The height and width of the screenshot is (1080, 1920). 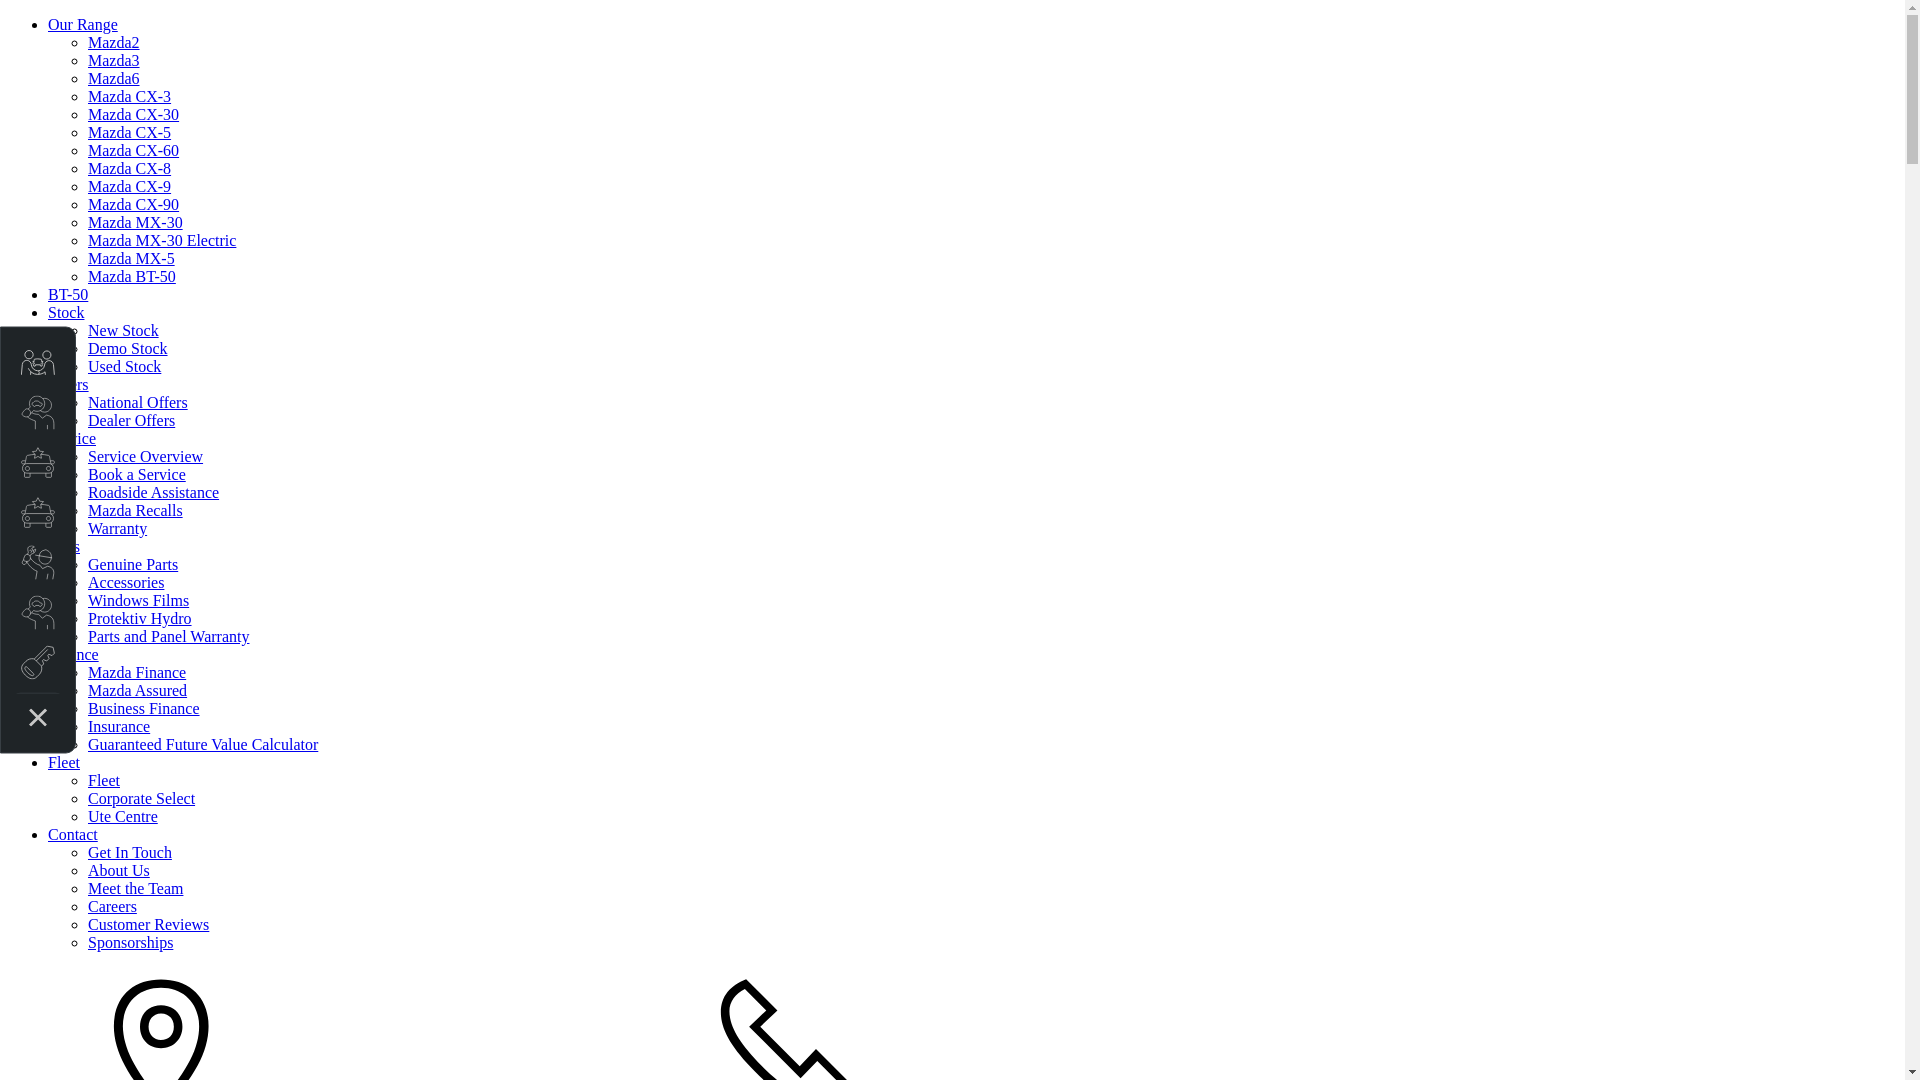 What do you see at coordinates (68, 384) in the screenshot?
I see `'Offers'` at bounding box center [68, 384].